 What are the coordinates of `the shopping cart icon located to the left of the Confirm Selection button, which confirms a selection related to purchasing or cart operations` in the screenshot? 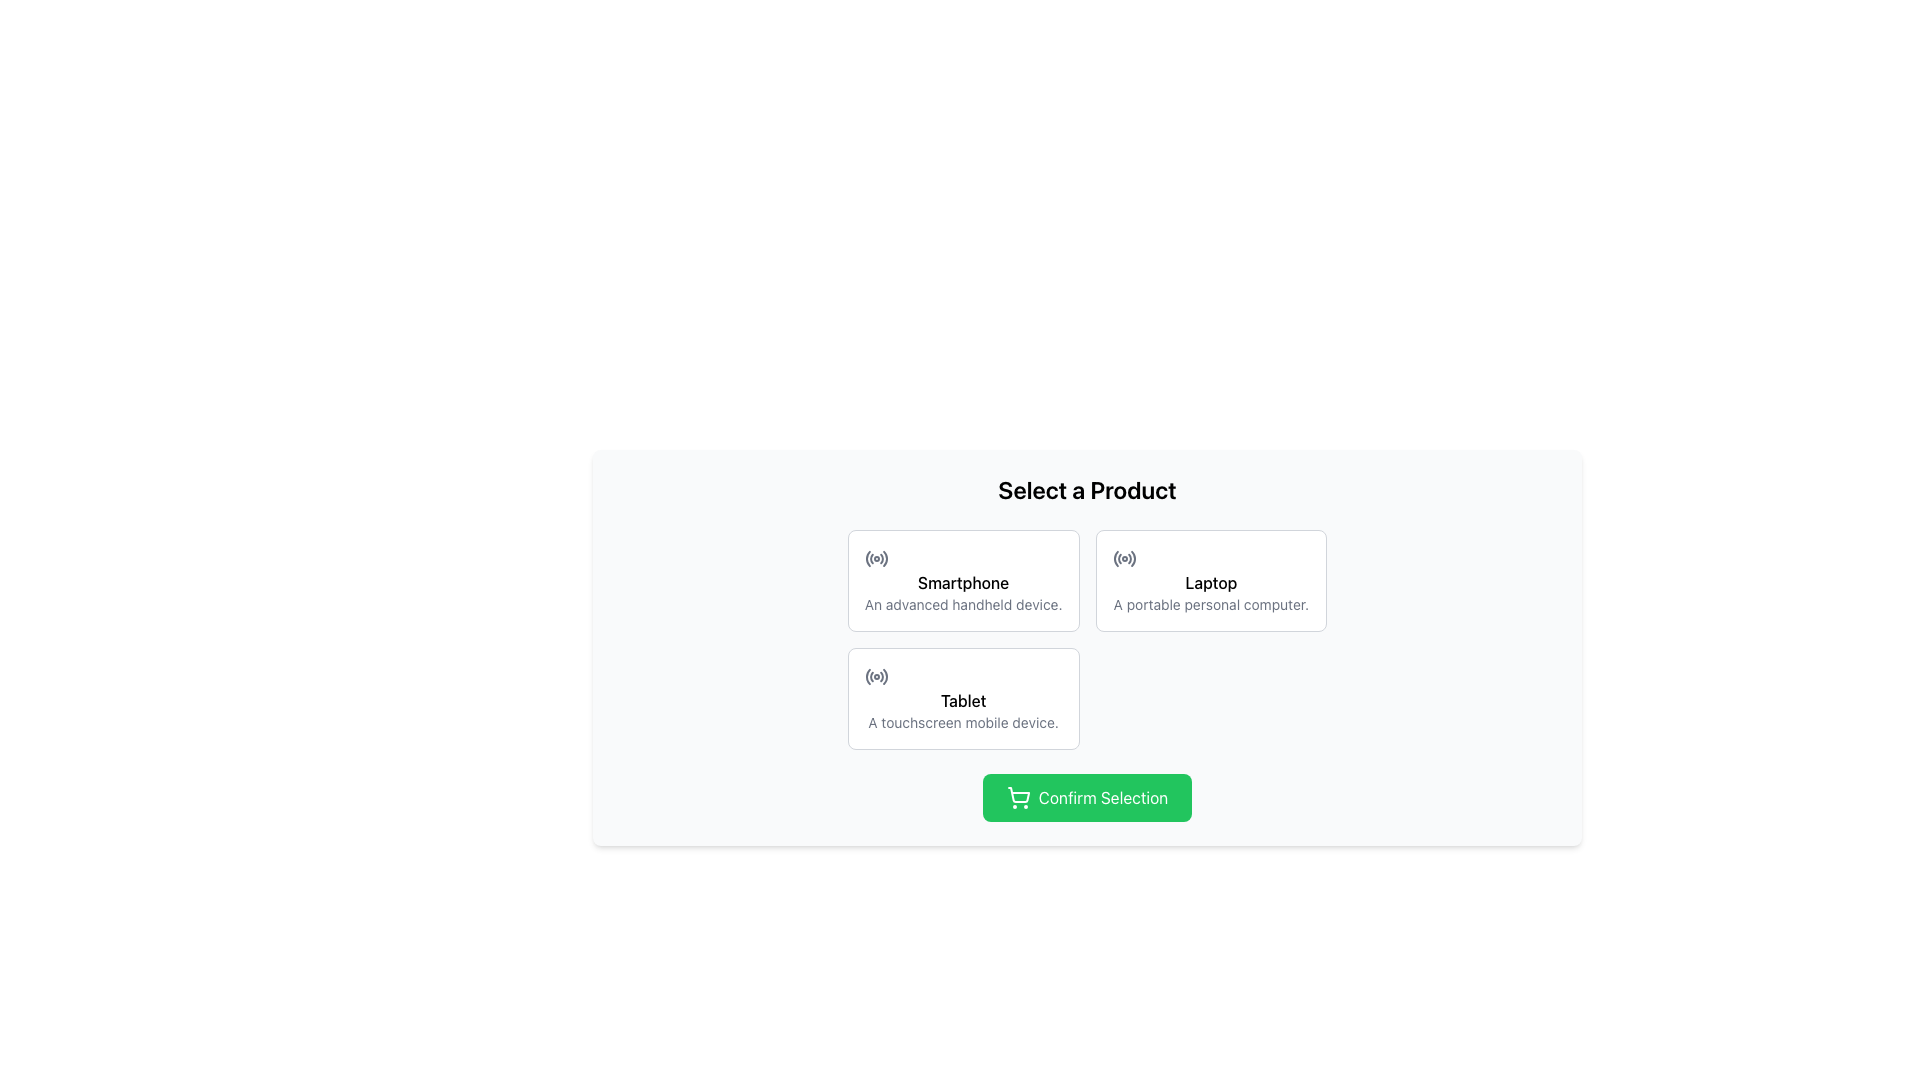 It's located at (1018, 797).